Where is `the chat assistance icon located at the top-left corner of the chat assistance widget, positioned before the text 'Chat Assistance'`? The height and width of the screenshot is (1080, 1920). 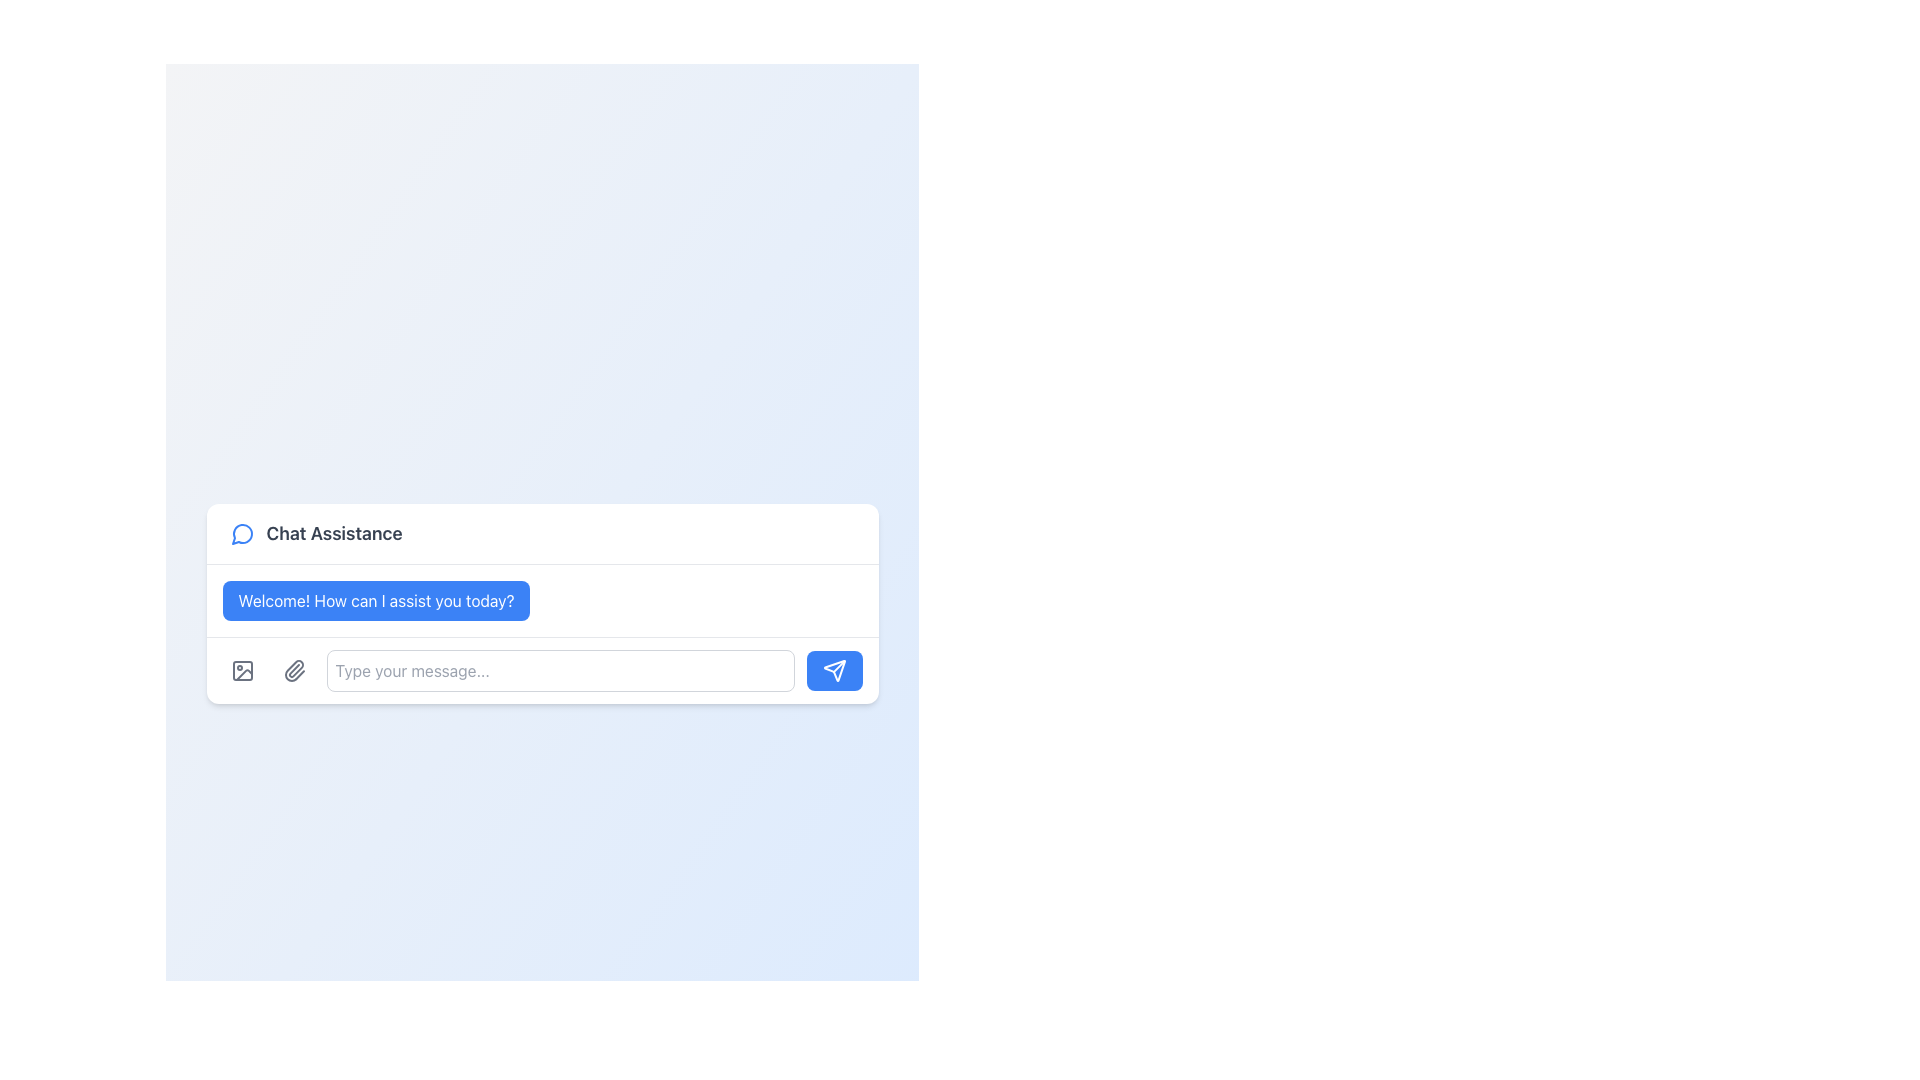
the chat assistance icon located at the top-left corner of the chat assistance widget, positioned before the text 'Chat Assistance' is located at coordinates (240, 533).